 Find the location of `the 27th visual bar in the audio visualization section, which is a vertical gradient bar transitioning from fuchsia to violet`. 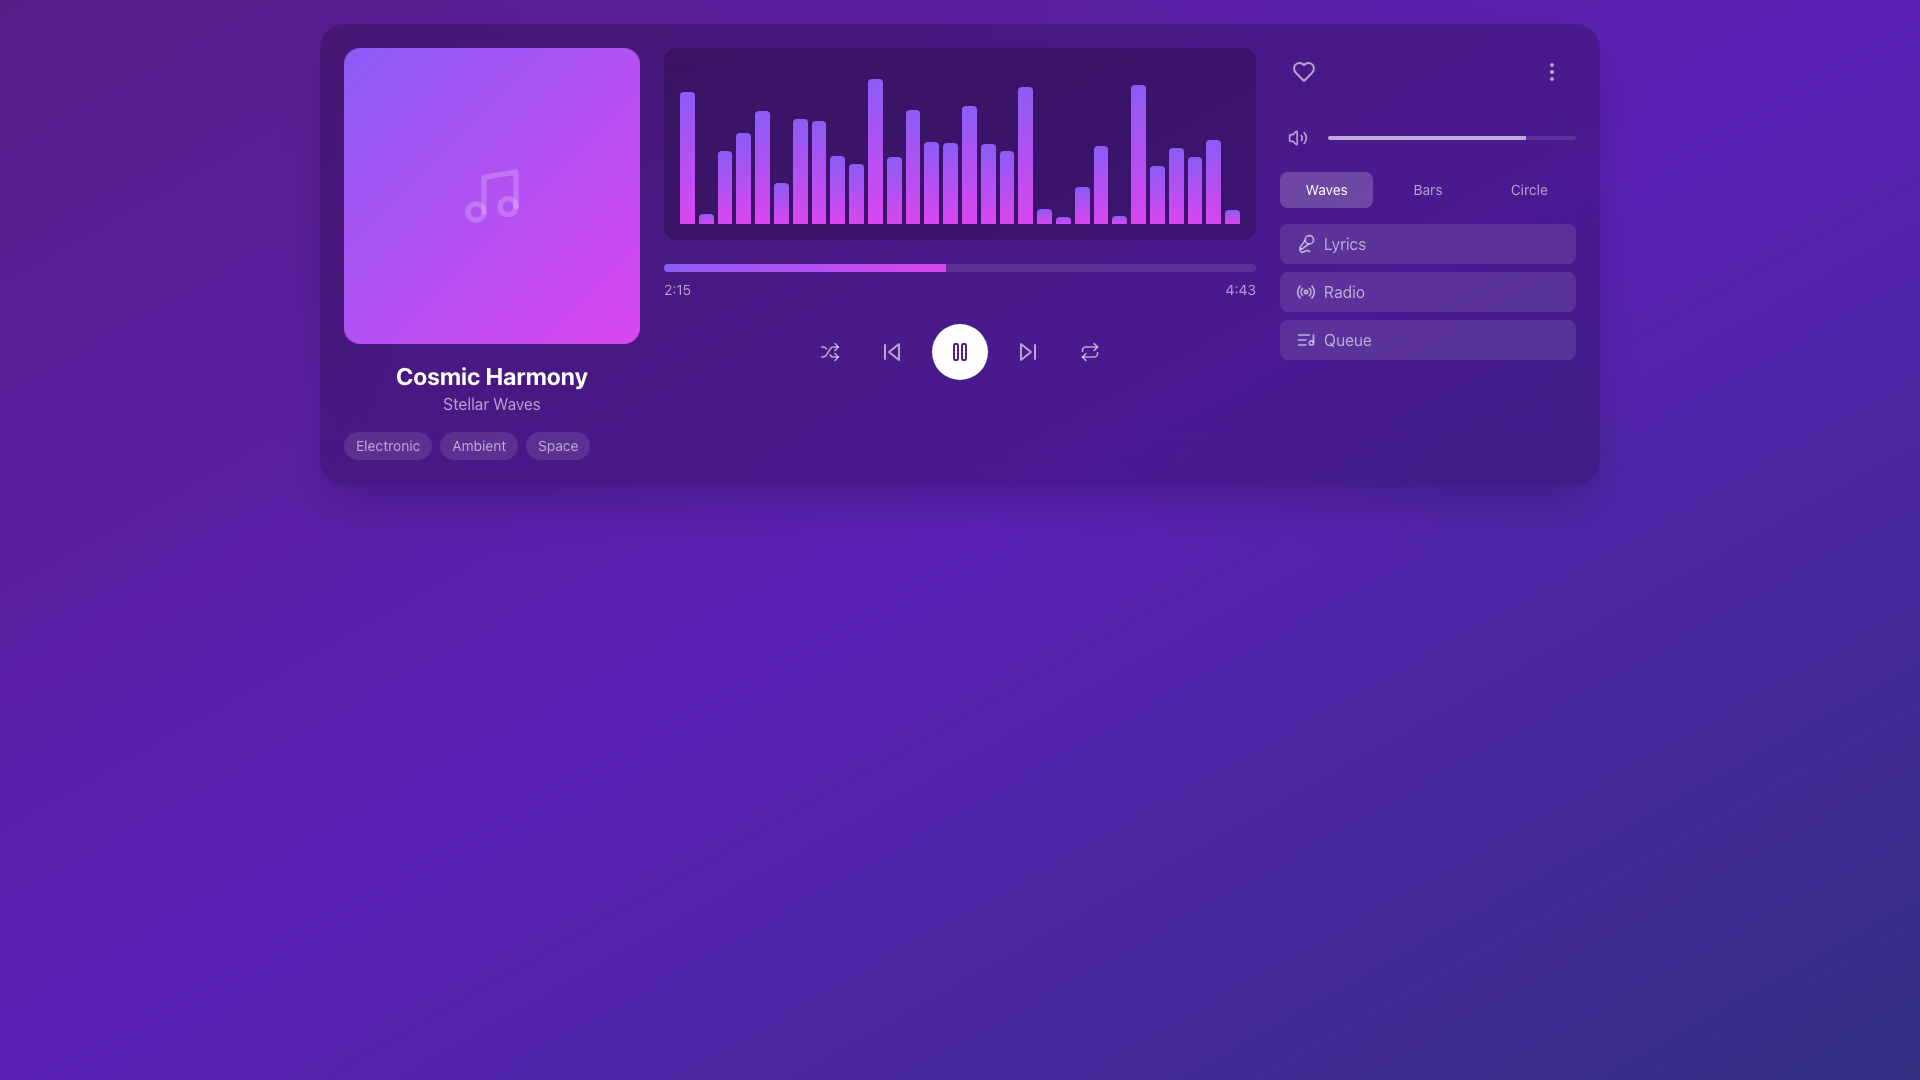

the 27th visual bar in the audio visualization section, which is a vertical gradient bar transitioning from fuchsia to violet is located at coordinates (1176, 186).